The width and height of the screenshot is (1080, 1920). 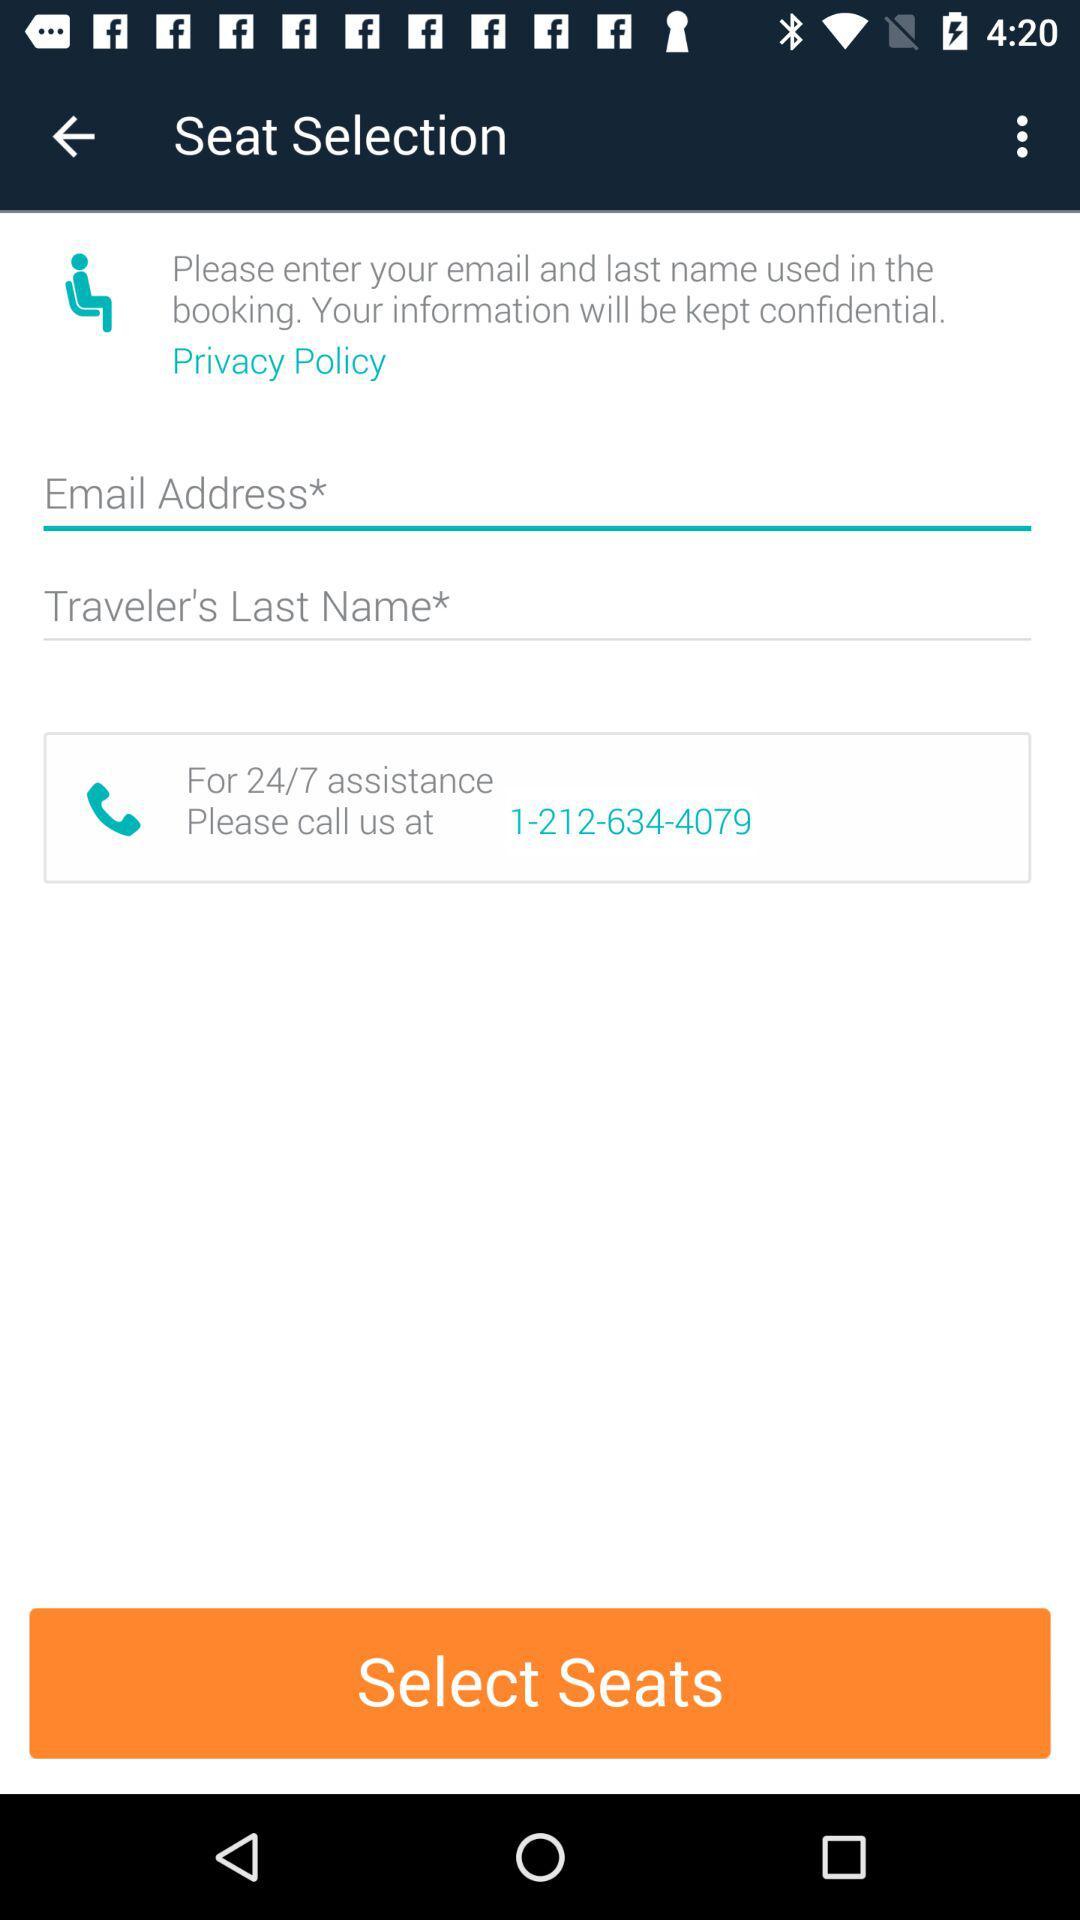 I want to click on type email address, so click(x=536, y=501).